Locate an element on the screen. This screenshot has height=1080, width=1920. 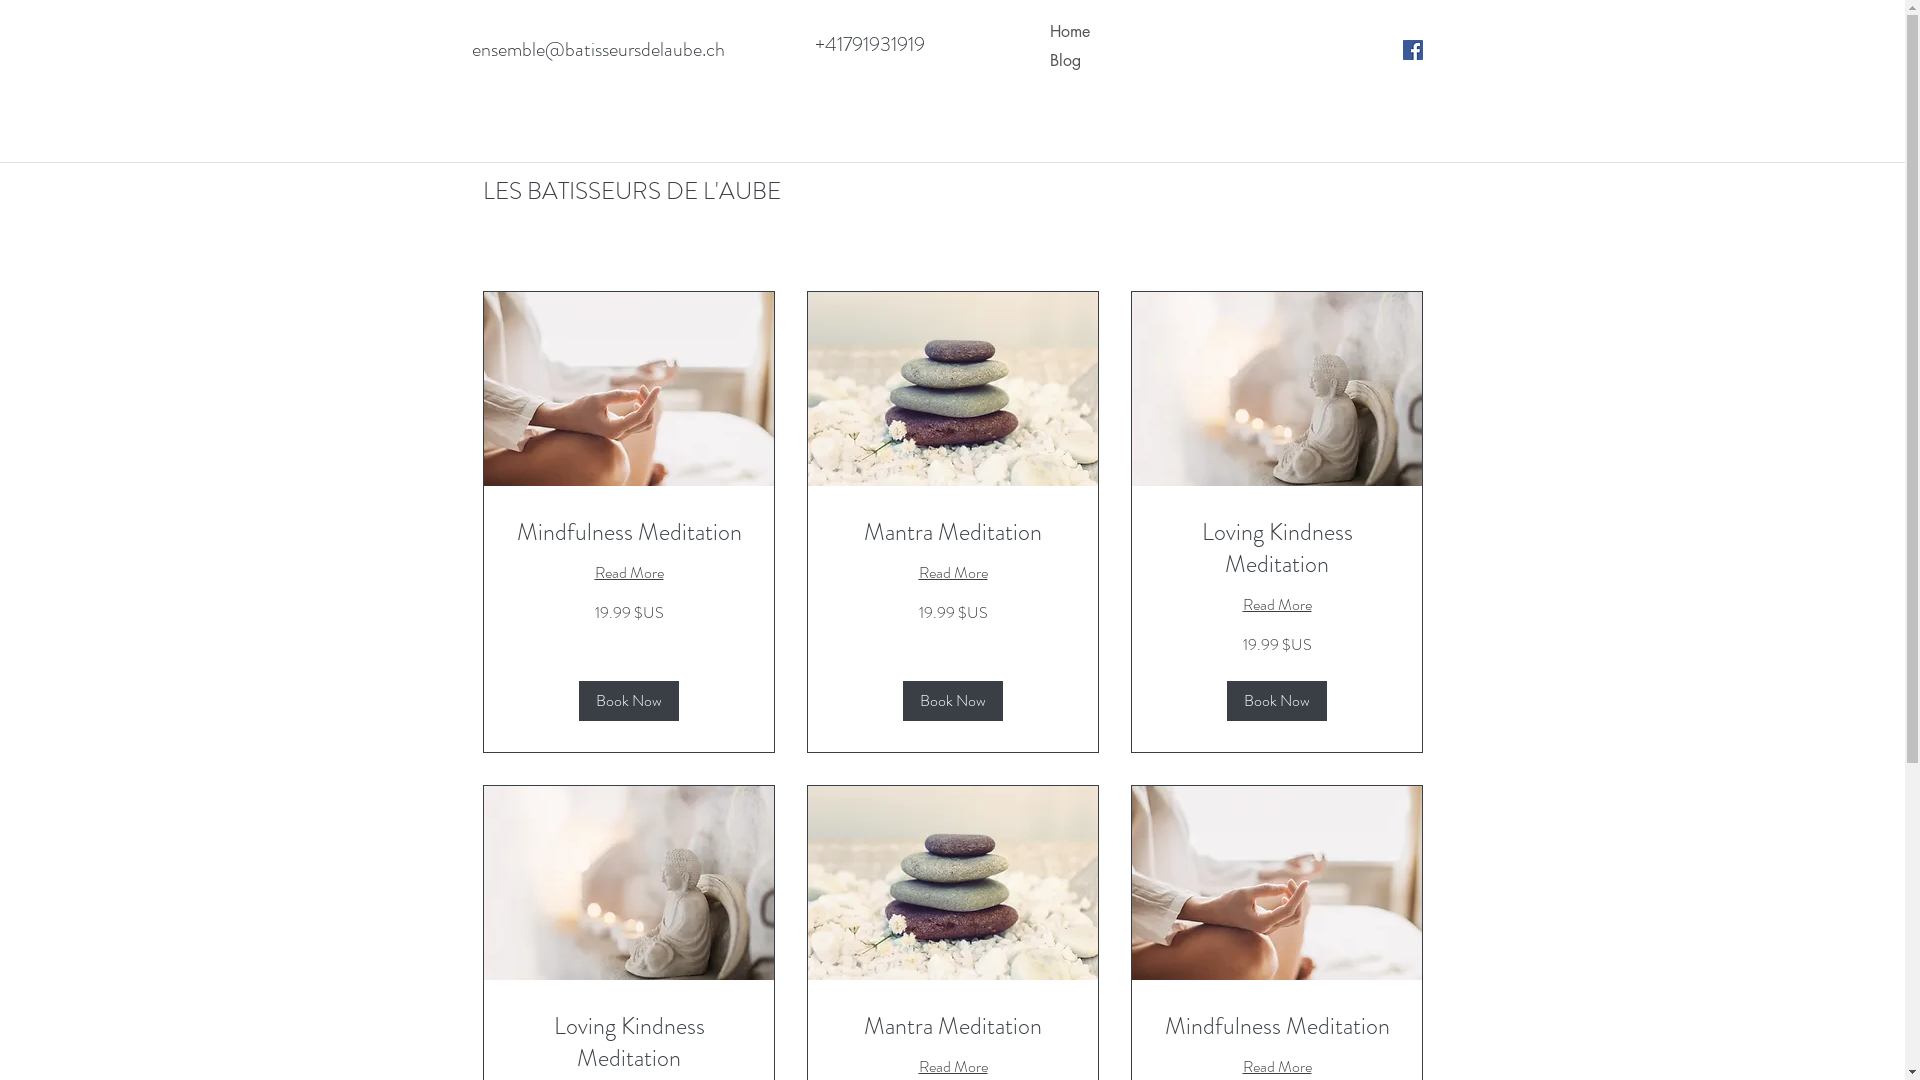
'Mindfulness Meditation' is located at coordinates (1161, 1026).